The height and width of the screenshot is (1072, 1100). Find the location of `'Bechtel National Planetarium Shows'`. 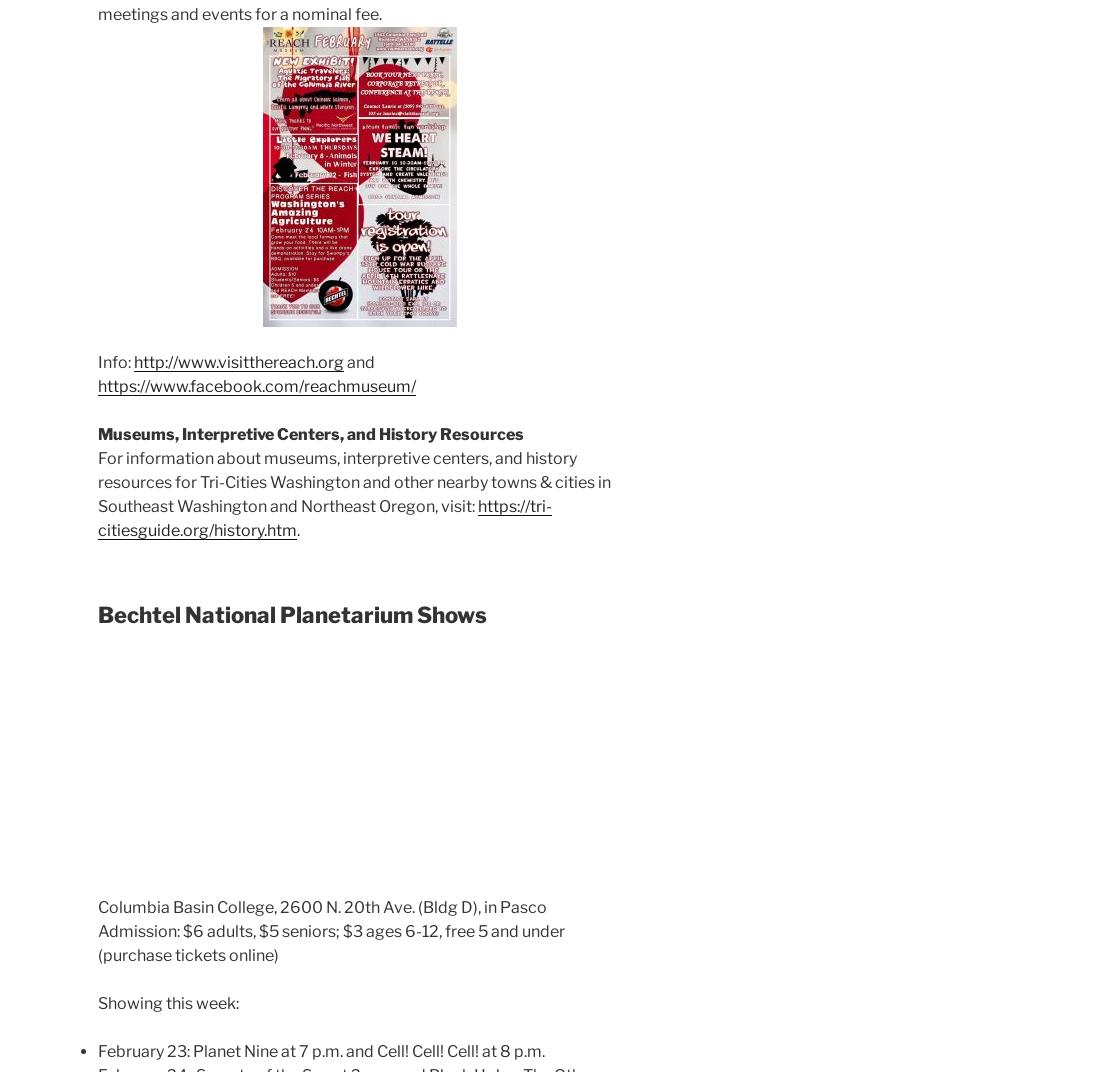

'Bechtel National Planetarium Shows' is located at coordinates (291, 615).